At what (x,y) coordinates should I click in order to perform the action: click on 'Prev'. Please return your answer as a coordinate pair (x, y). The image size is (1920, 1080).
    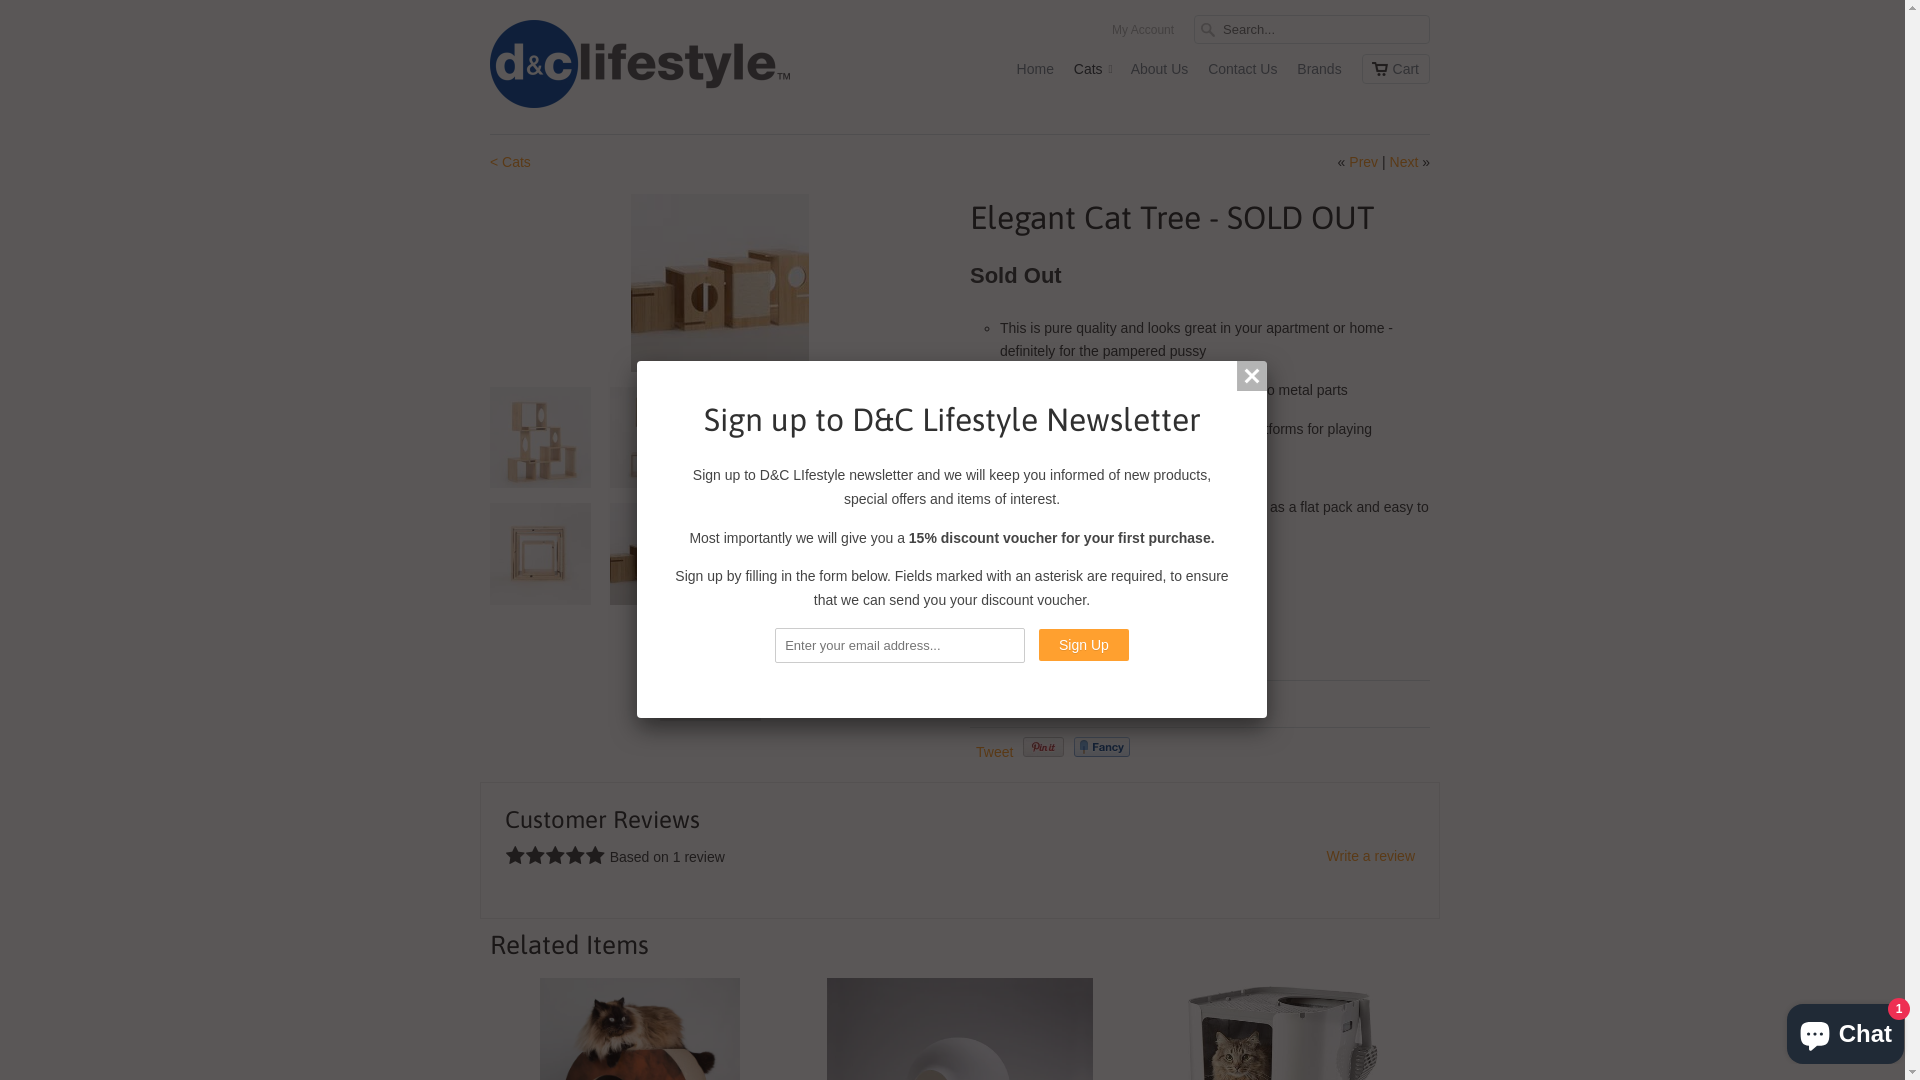
    Looking at the image, I should click on (1362, 161).